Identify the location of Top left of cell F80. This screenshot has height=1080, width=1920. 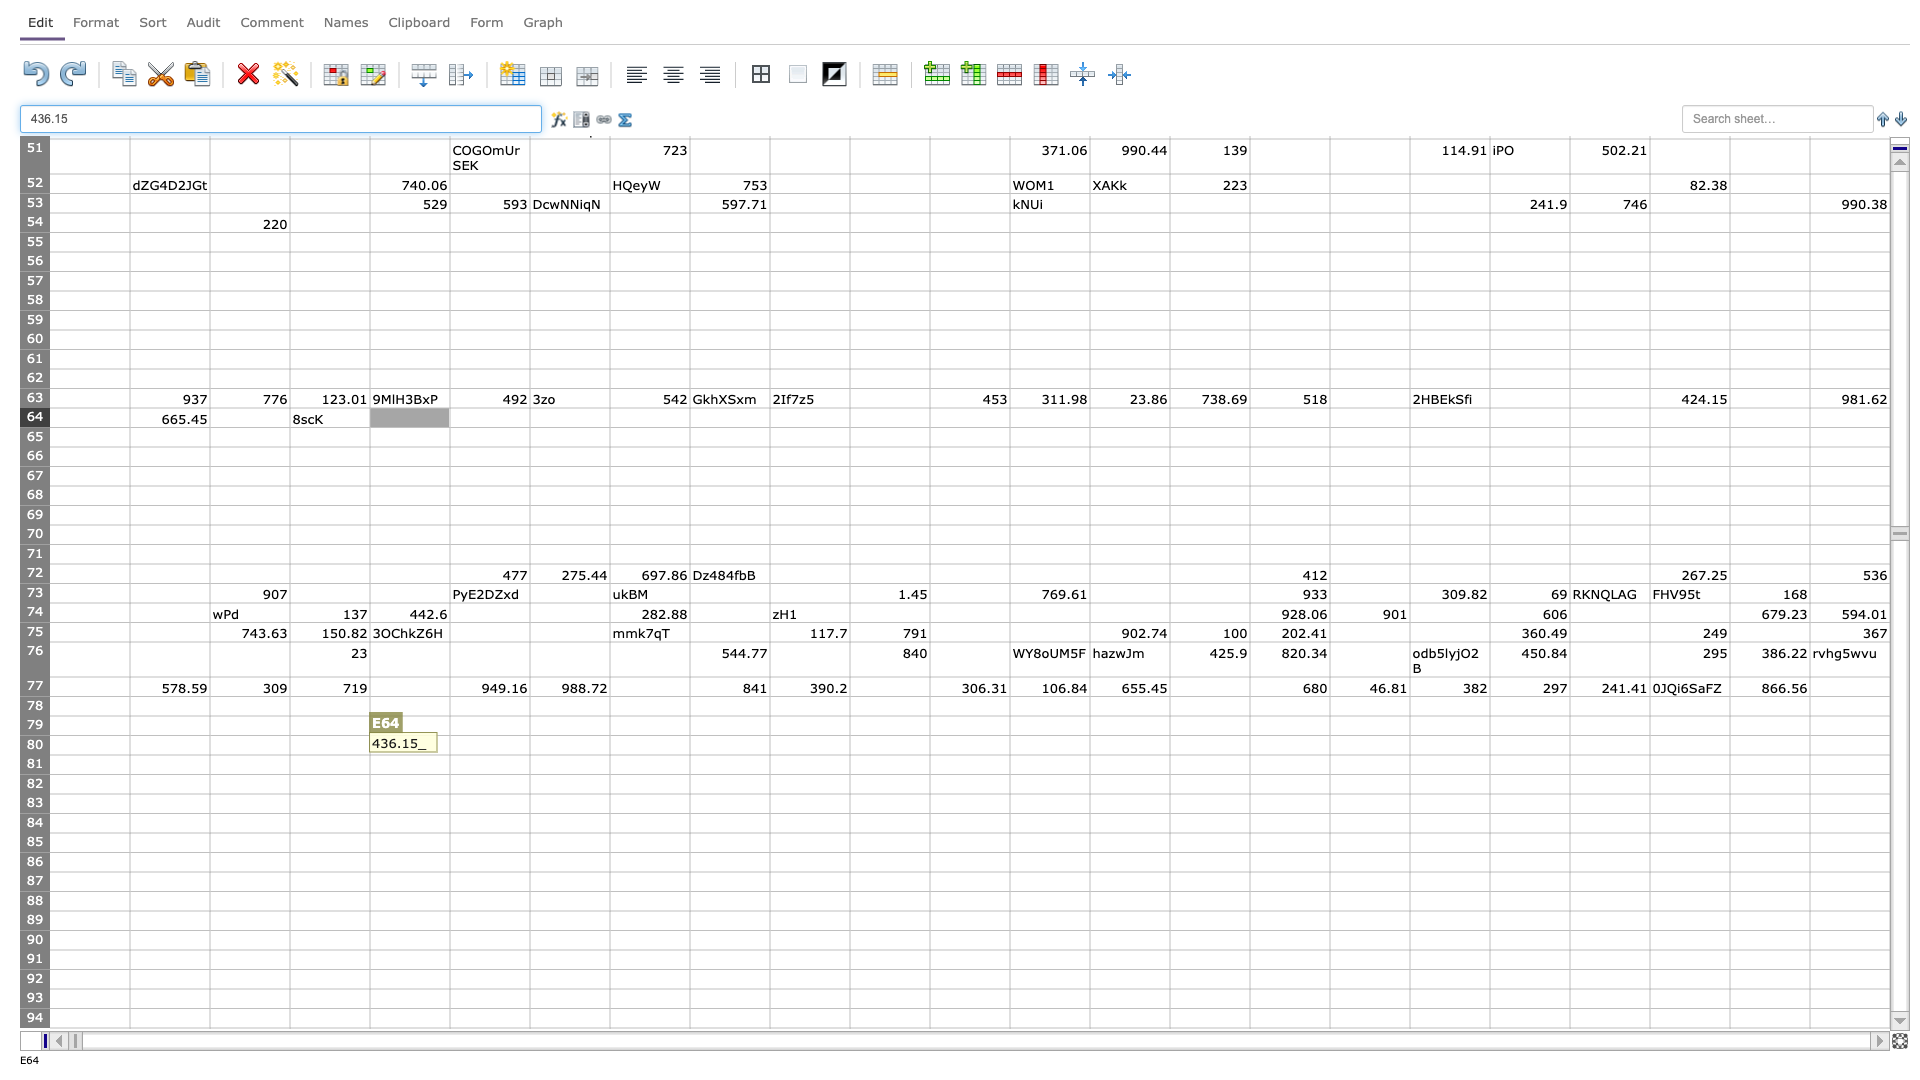
(449, 735).